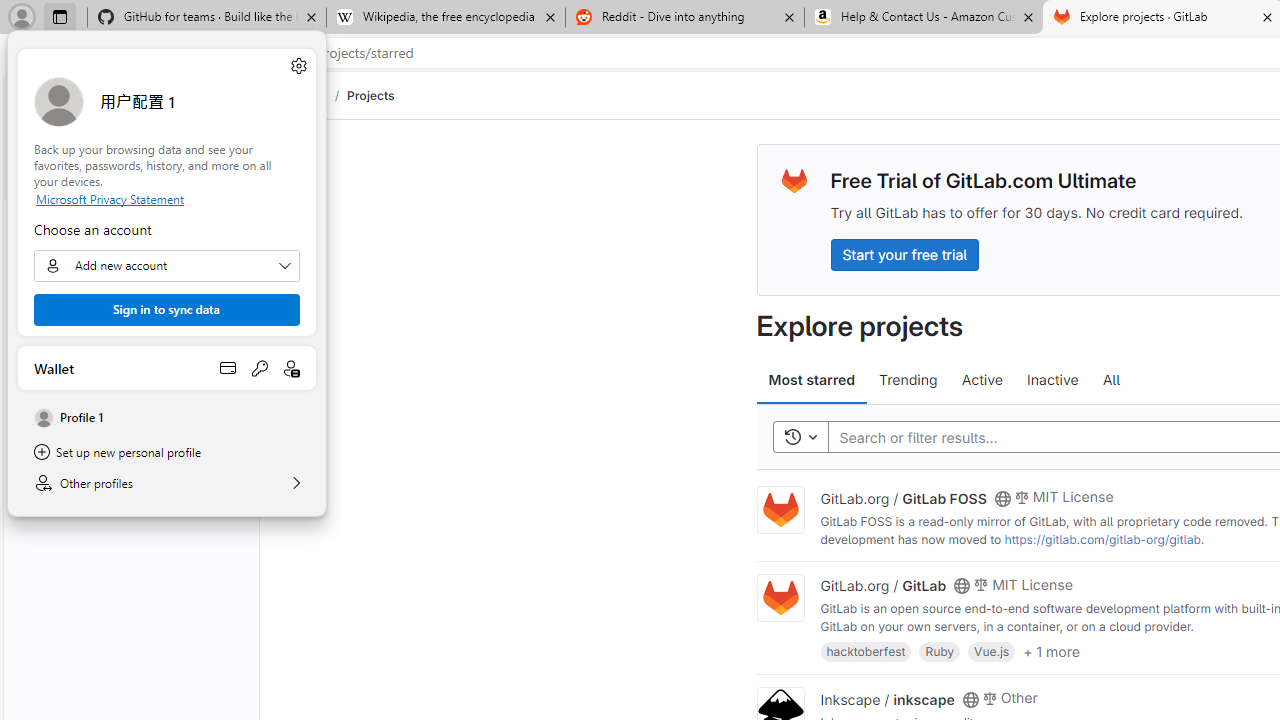 The image size is (1280, 720). Describe the element at coordinates (259, 367) in the screenshot. I see `'Open passwords'` at that location.